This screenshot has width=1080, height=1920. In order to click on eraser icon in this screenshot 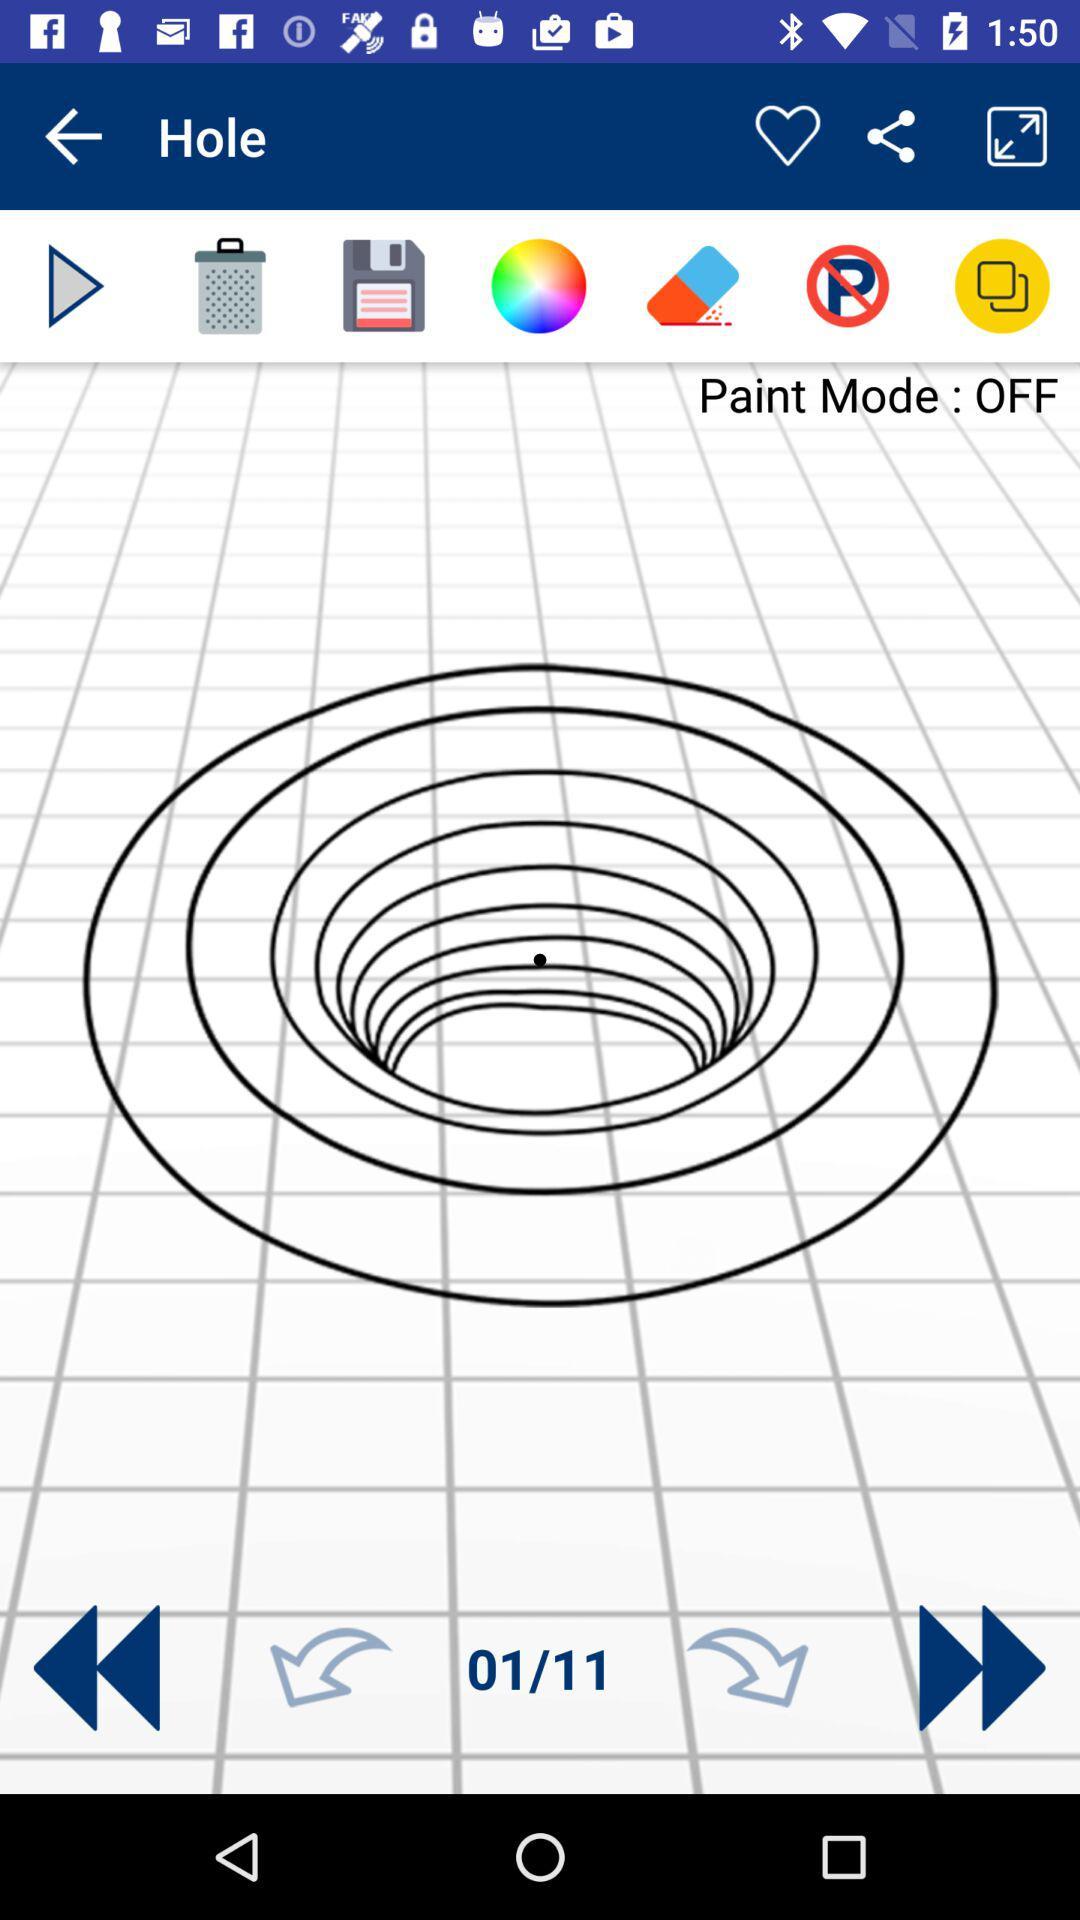, I will do `click(692, 285)`.